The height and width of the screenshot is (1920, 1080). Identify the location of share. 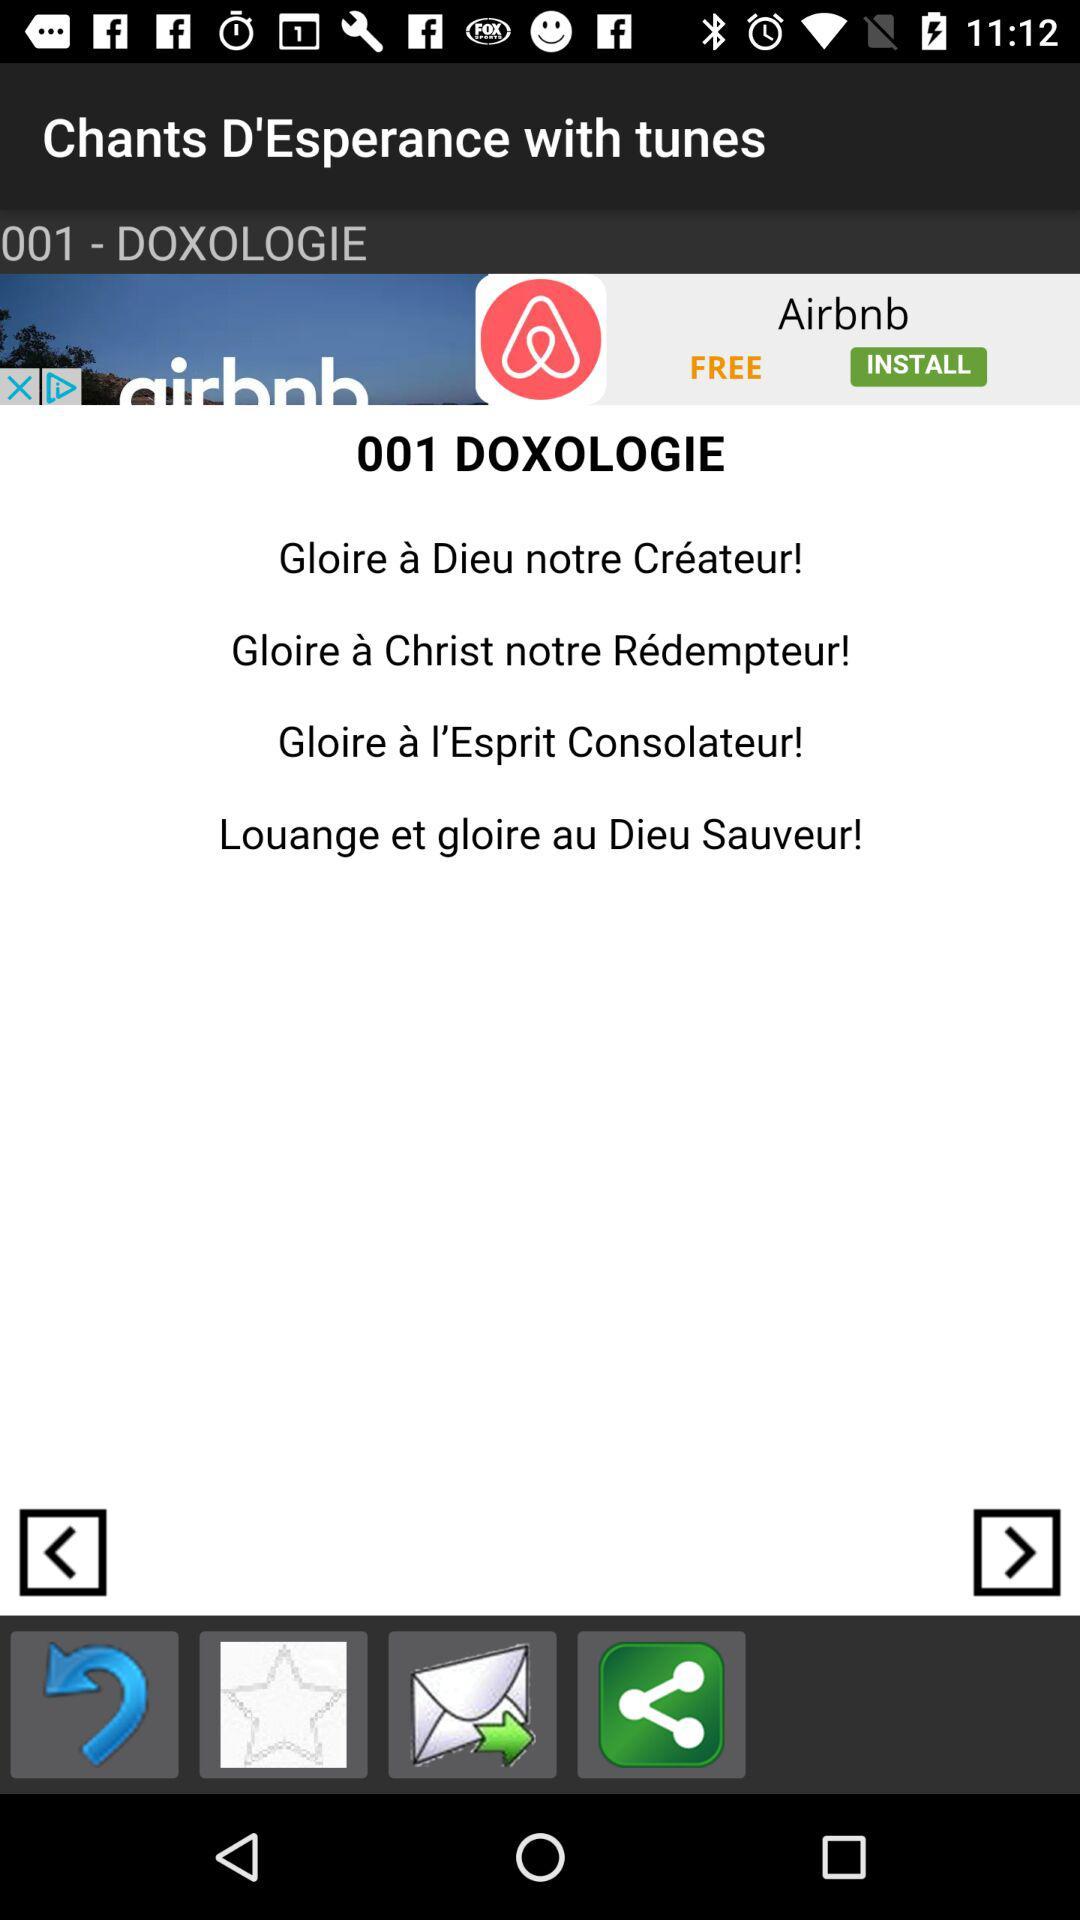
(661, 1703).